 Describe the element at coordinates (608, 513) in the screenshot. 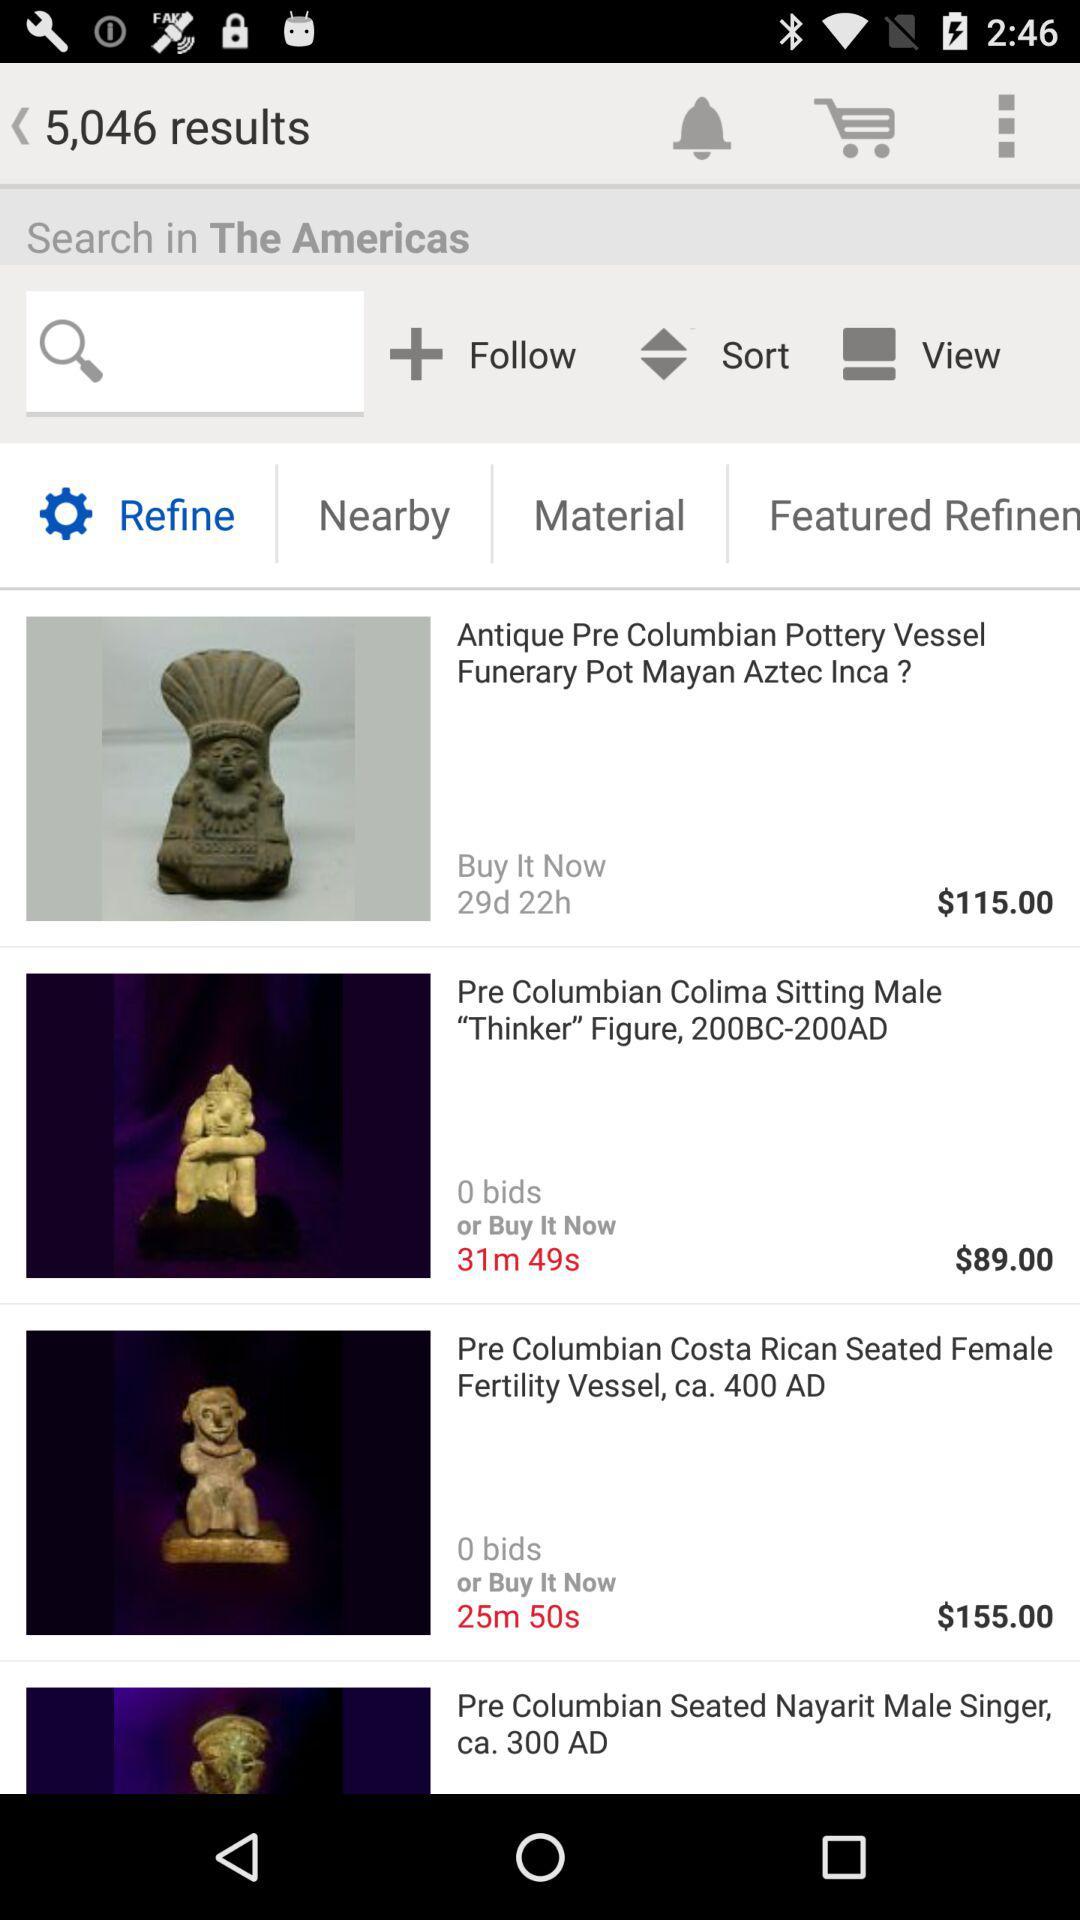

I see `item below the follow app` at that location.